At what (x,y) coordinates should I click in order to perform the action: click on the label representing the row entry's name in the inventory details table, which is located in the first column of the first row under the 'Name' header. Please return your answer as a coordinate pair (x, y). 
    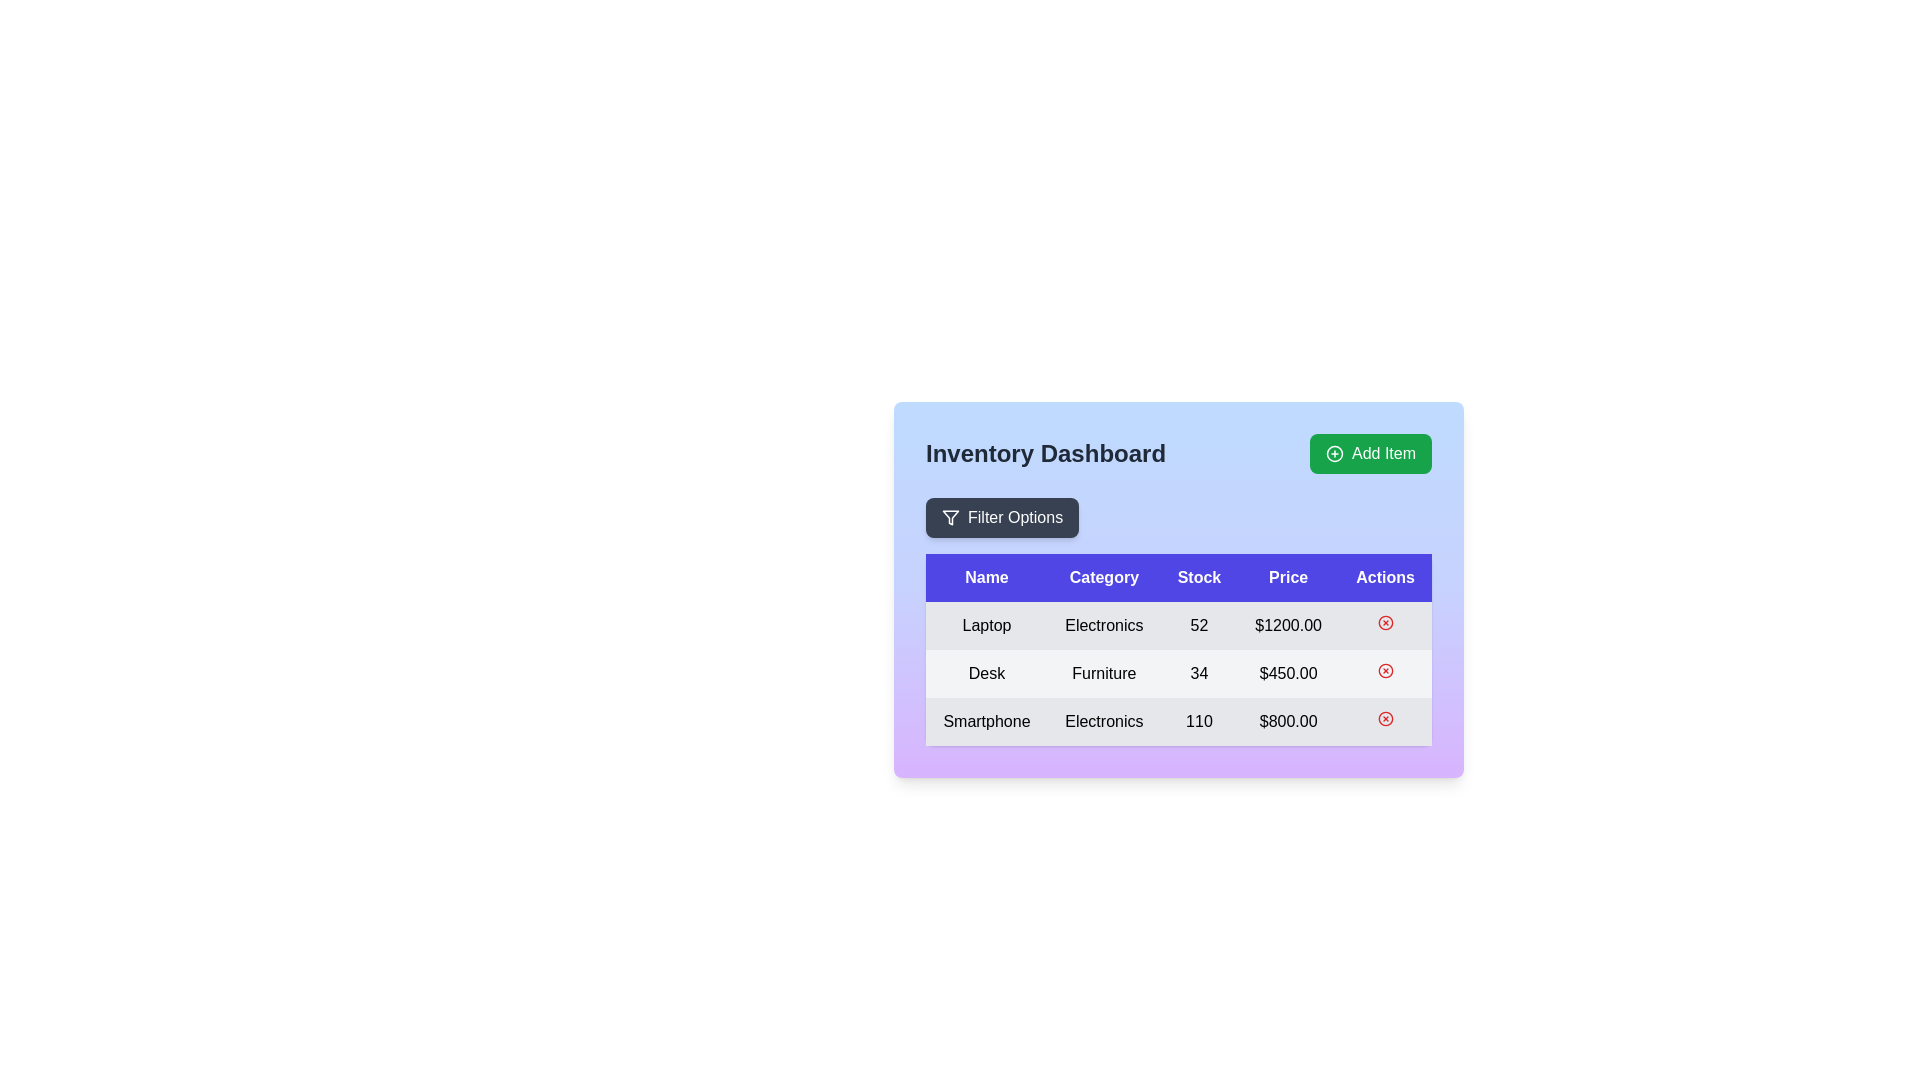
    Looking at the image, I should click on (987, 624).